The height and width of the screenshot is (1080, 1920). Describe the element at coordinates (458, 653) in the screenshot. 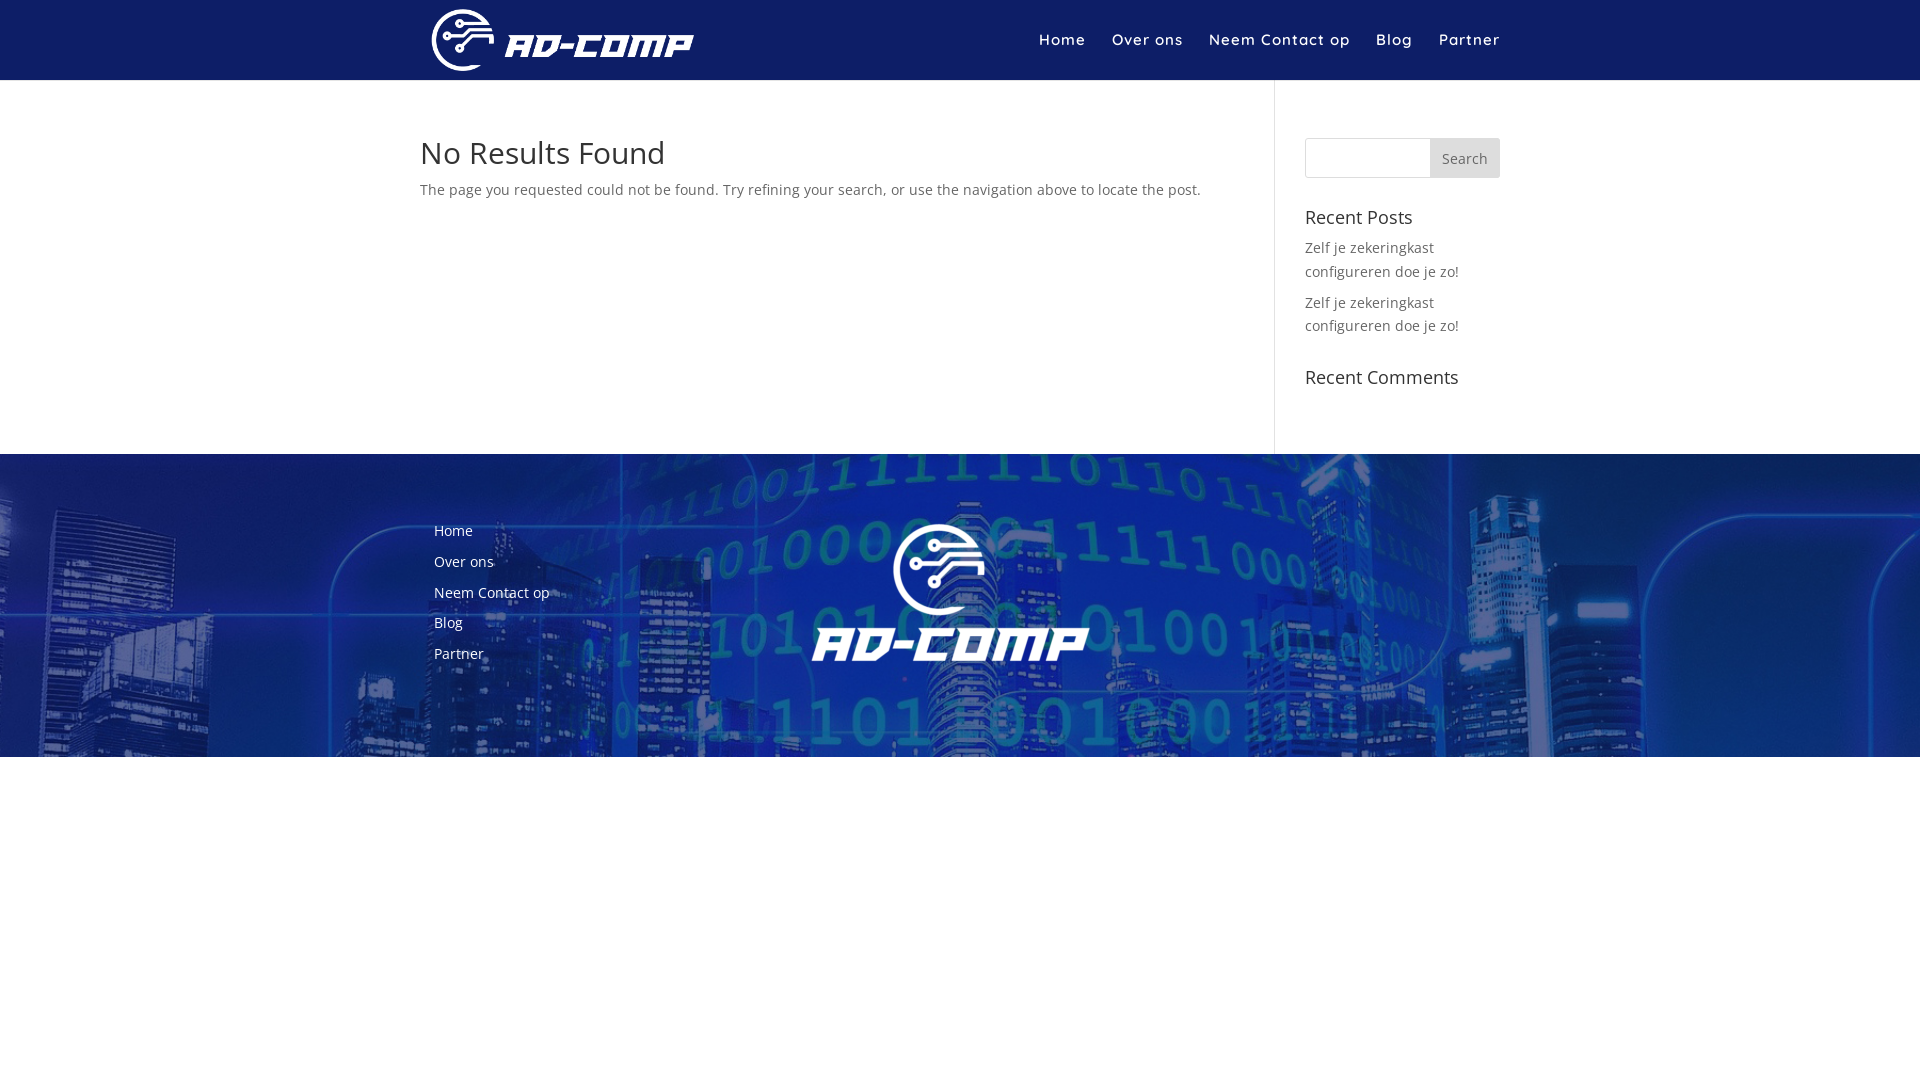

I see `'Partner'` at that location.